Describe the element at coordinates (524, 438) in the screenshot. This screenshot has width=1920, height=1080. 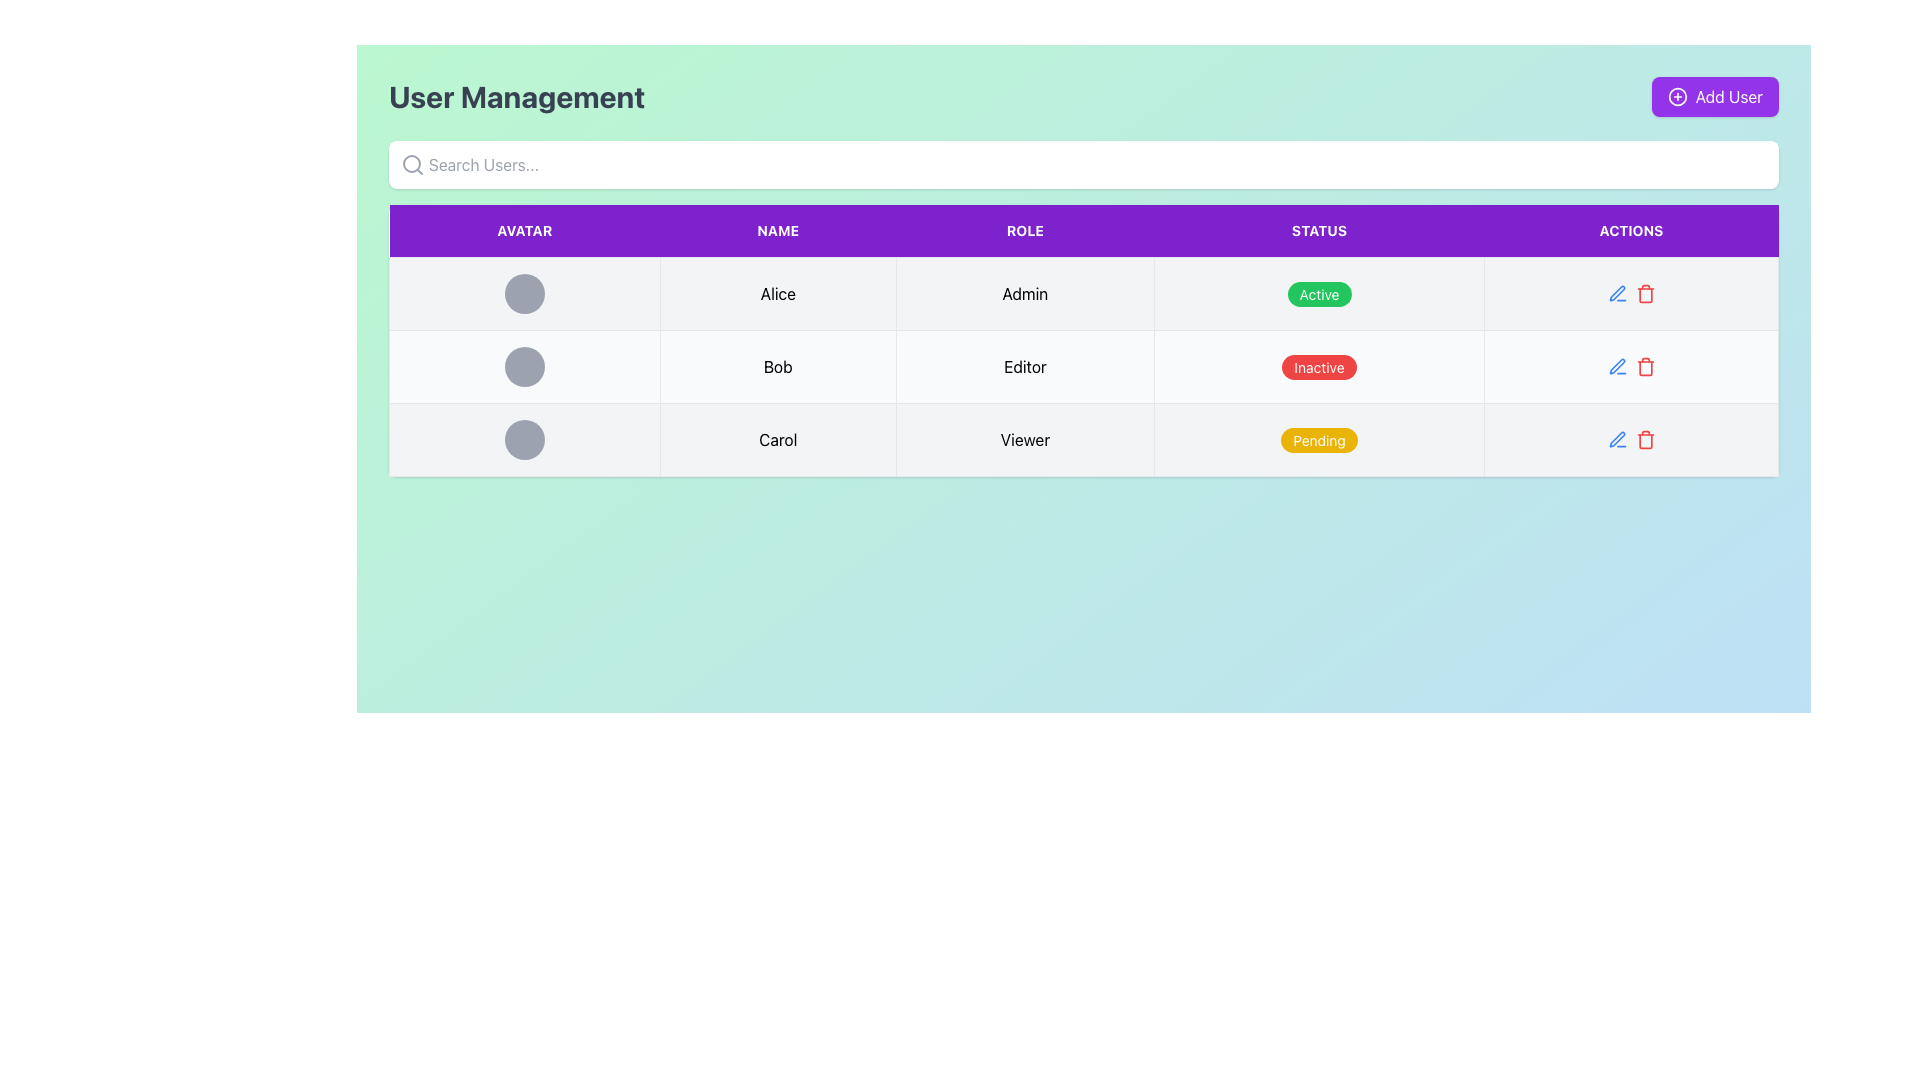
I see `the Avatar Placeholder for user 'Carol' located` at that location.